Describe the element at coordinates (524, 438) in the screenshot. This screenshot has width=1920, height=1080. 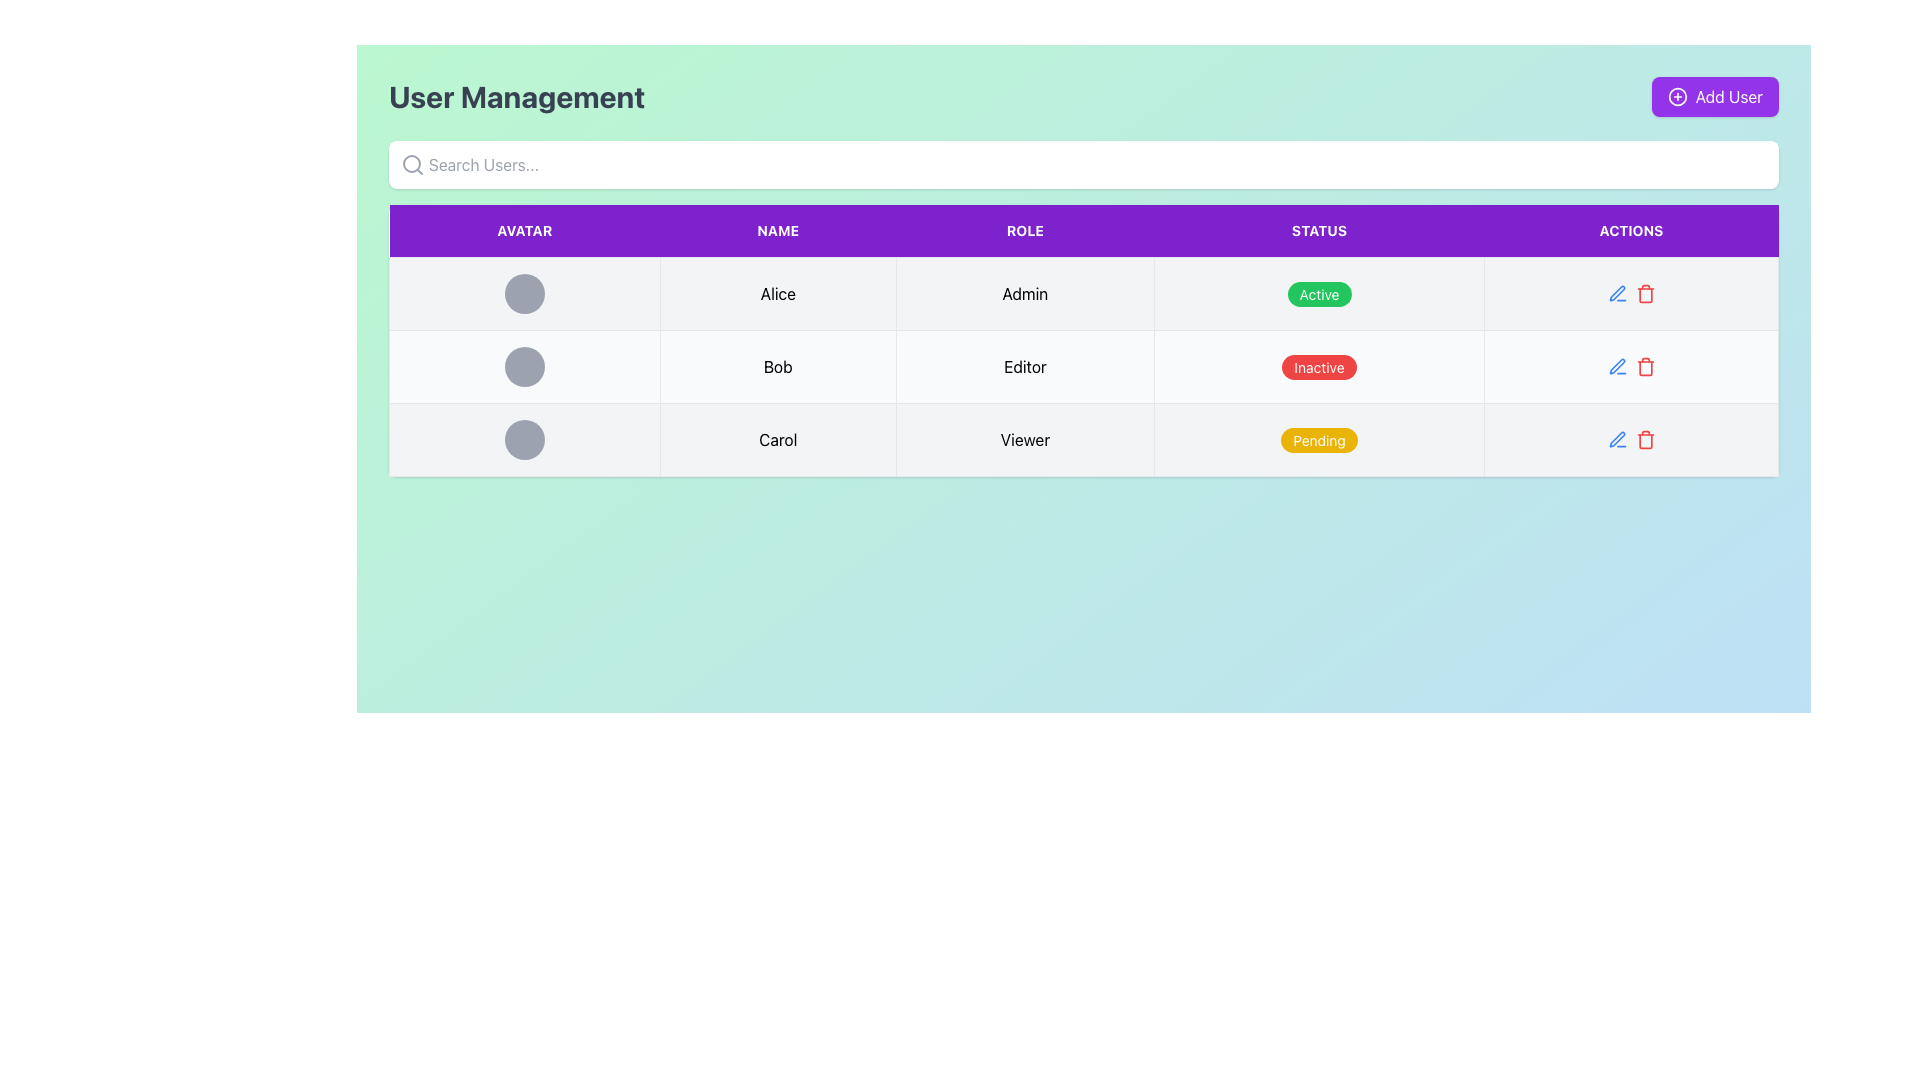
I see `the Avatar Placeholder for user 'Carol' located` at that location.